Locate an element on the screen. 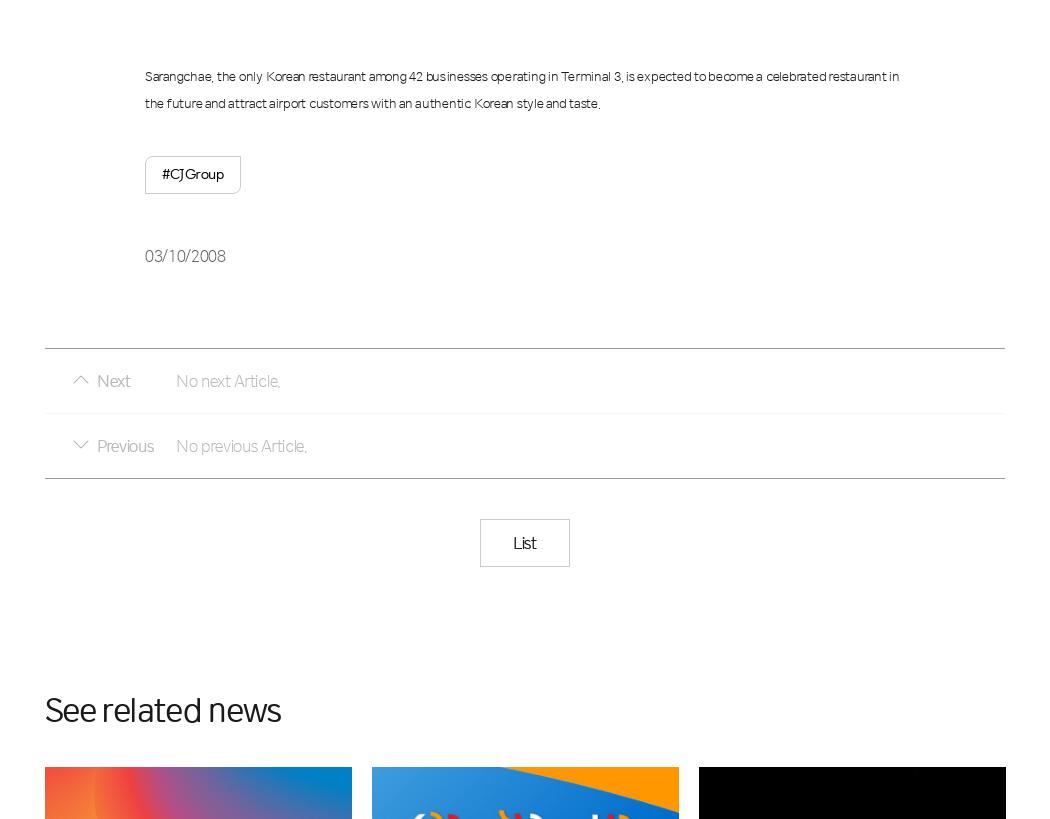  '#CJGroup' is located at coordinates (191, 172).